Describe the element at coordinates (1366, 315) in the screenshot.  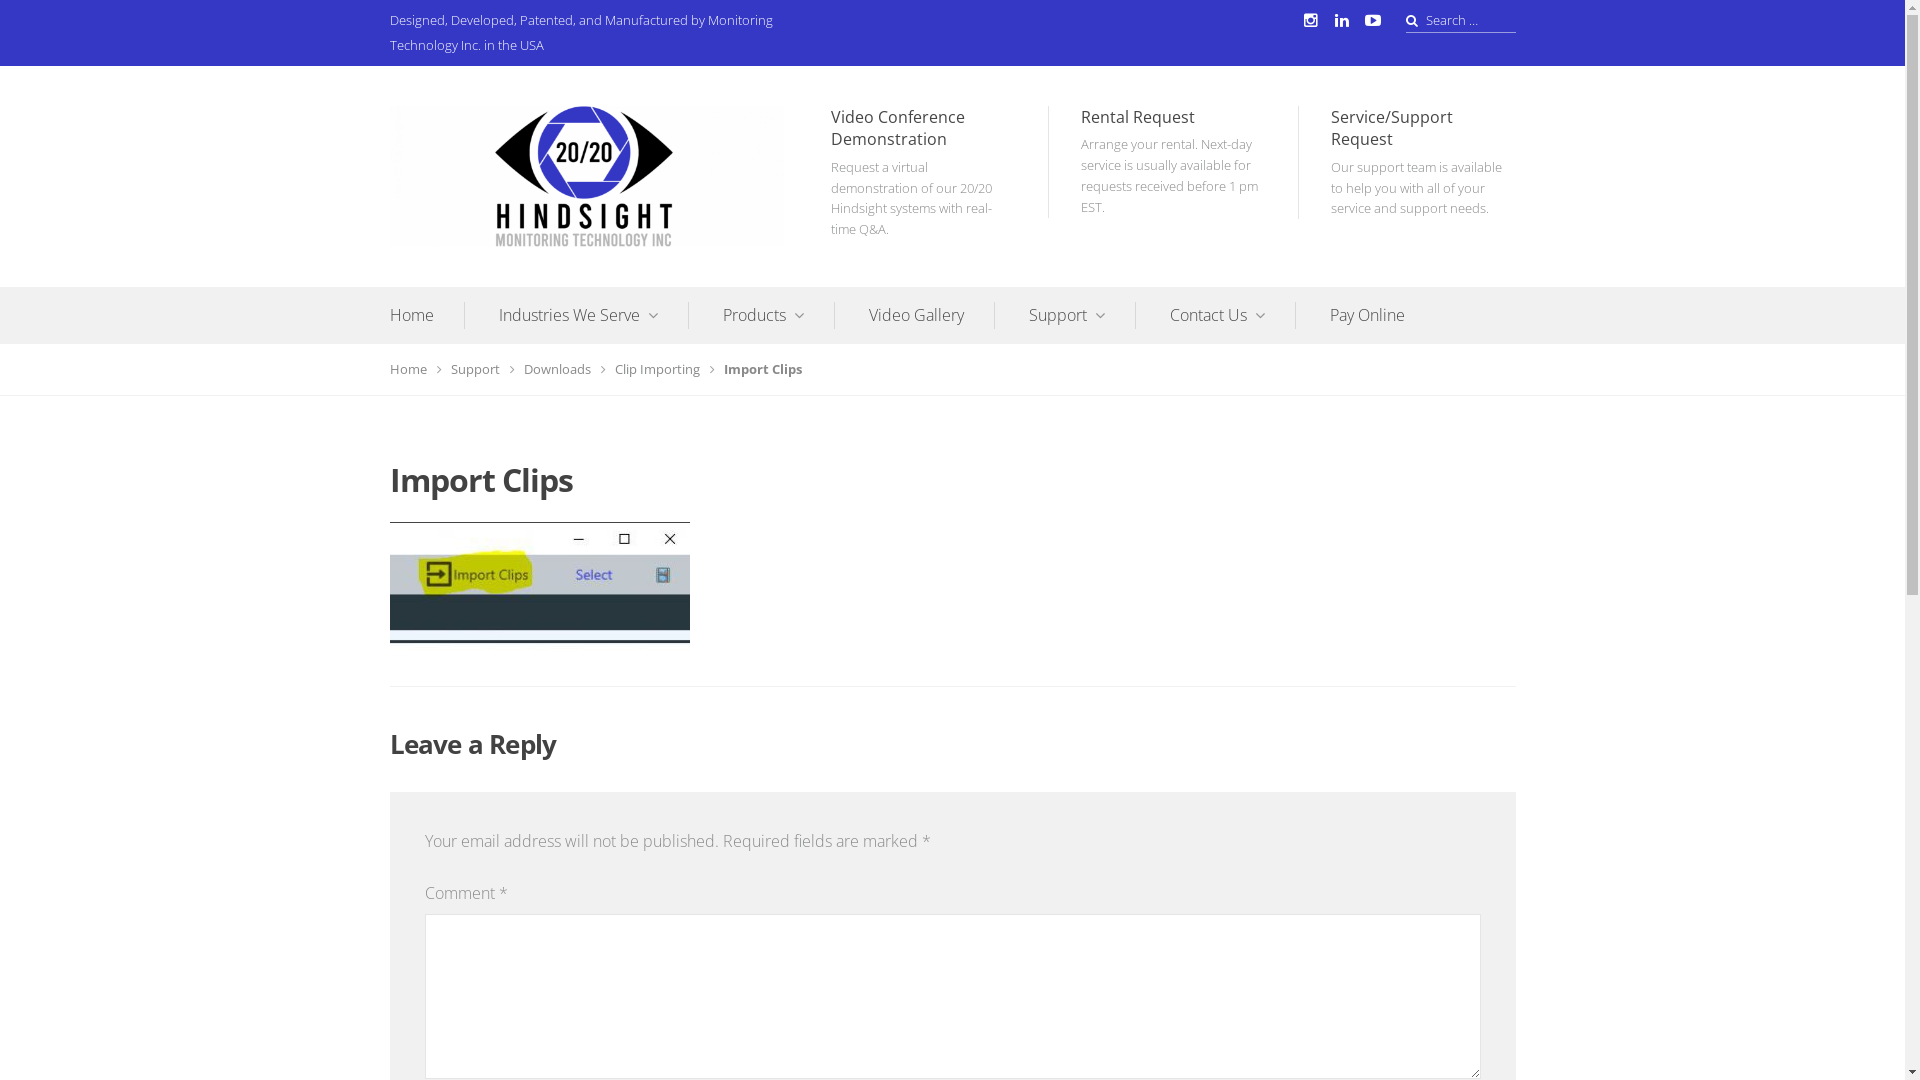
I see `'Pay Online'` at that location.